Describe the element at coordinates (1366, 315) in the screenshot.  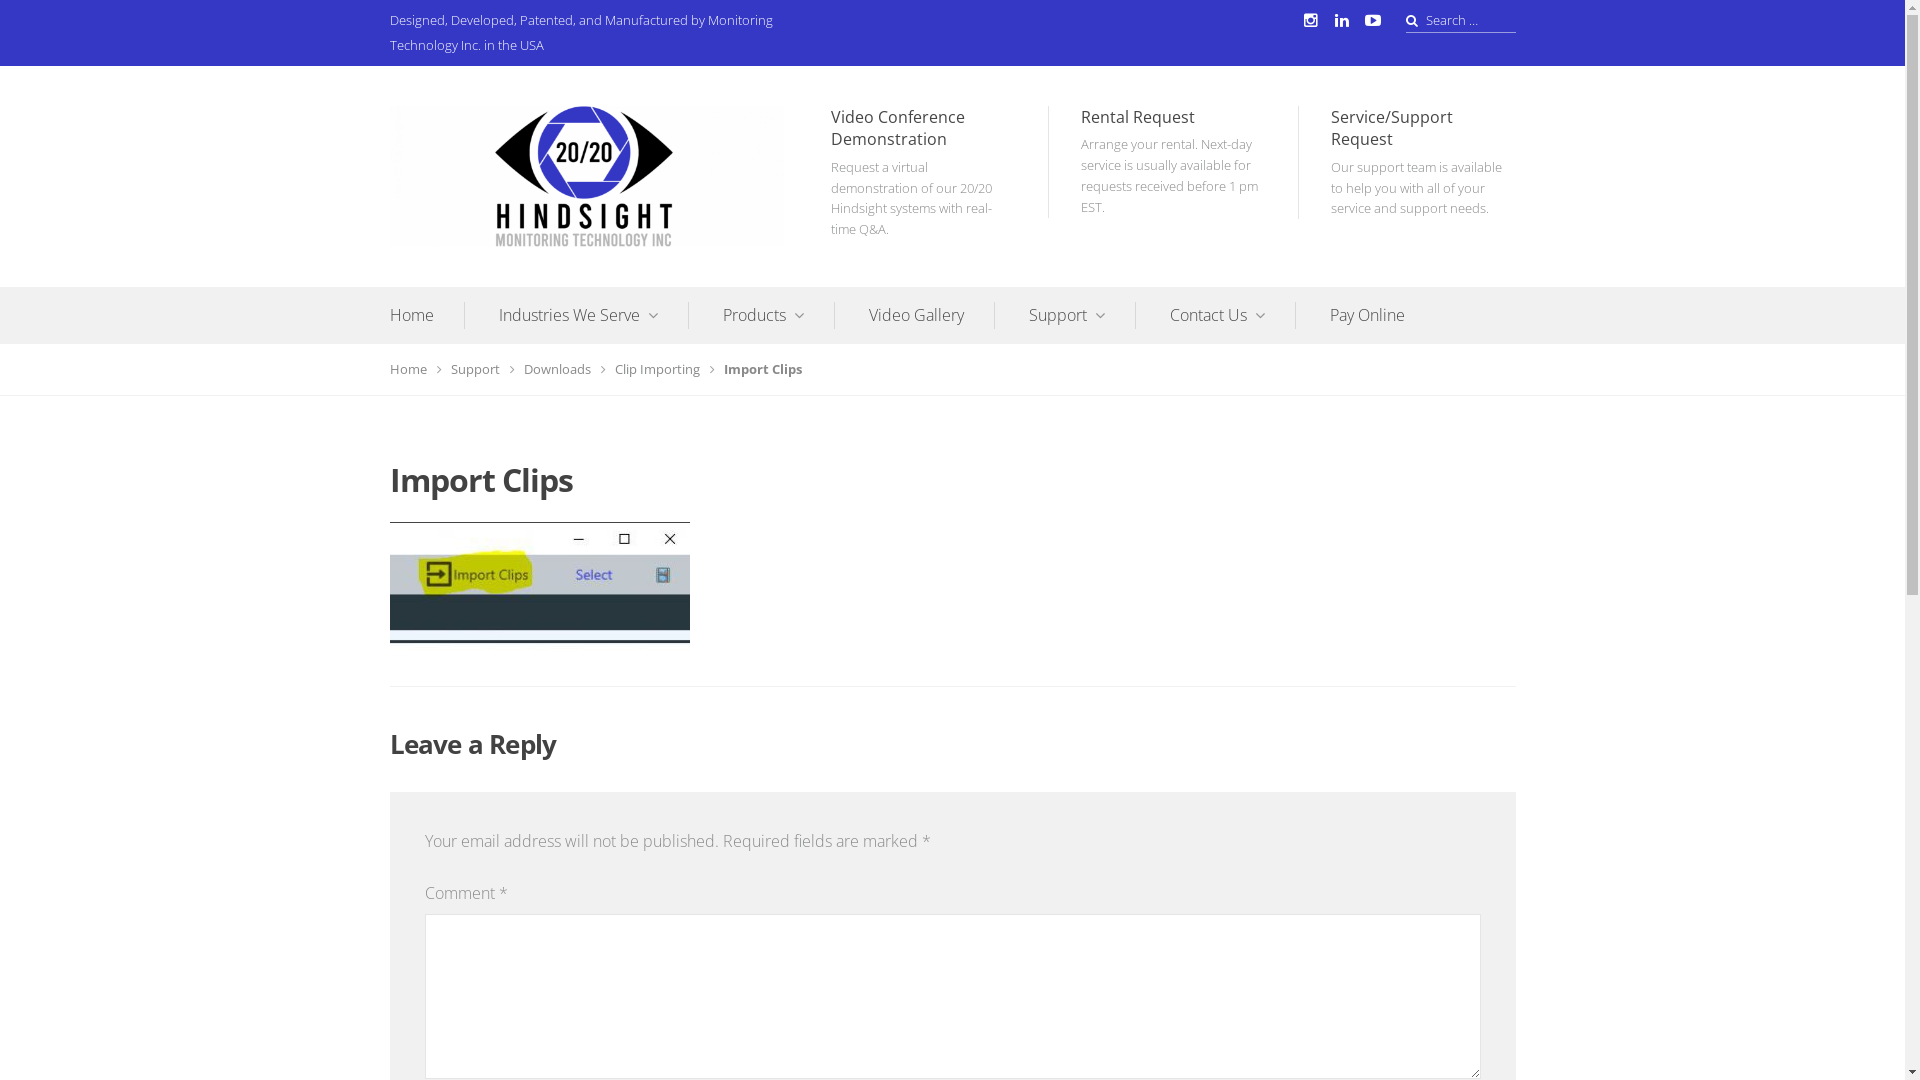
I see `'Pay Online'` at that location.